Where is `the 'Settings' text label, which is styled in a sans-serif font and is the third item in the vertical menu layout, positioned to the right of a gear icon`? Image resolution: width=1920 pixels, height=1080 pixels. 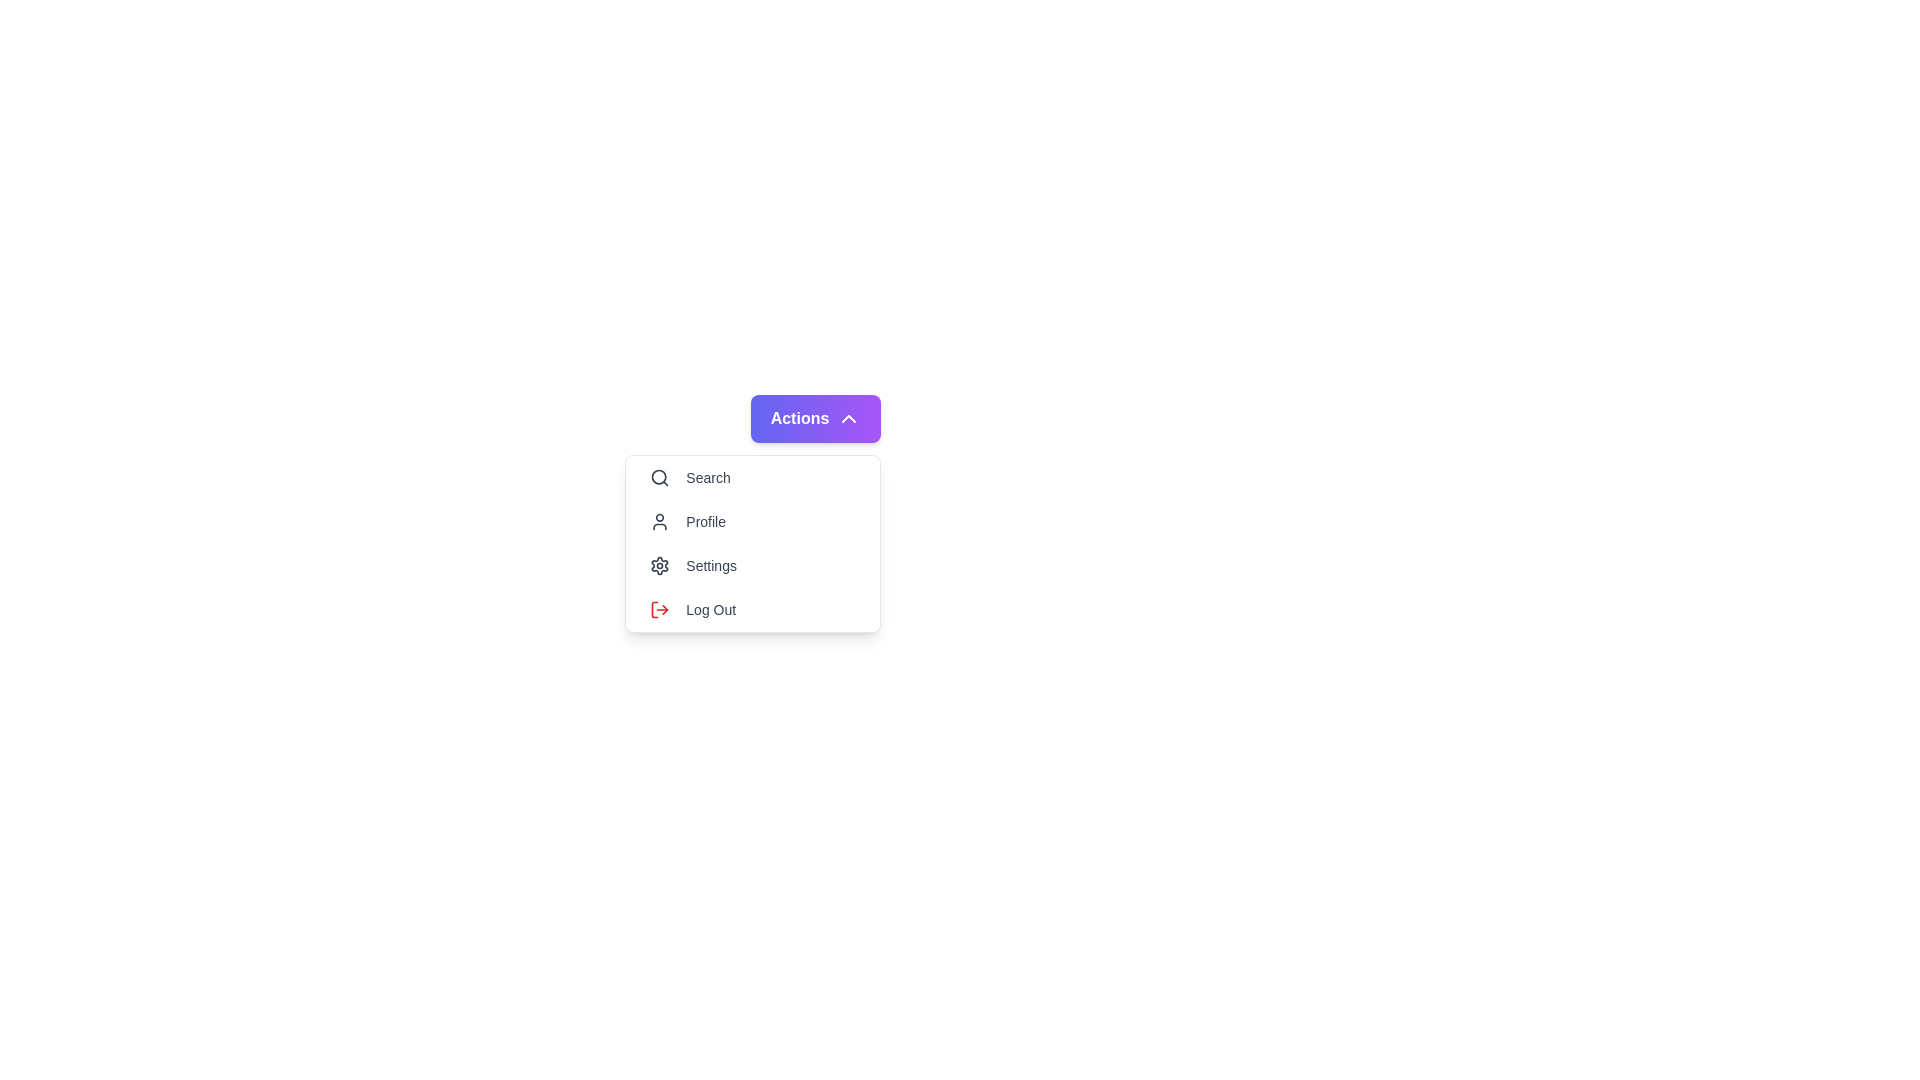
the 'Settings' text label, which is styled in a sans-serif font and is the third item in the vertical menu layout, positioned to the right of a gear icon is located at coordinates (711, 566).